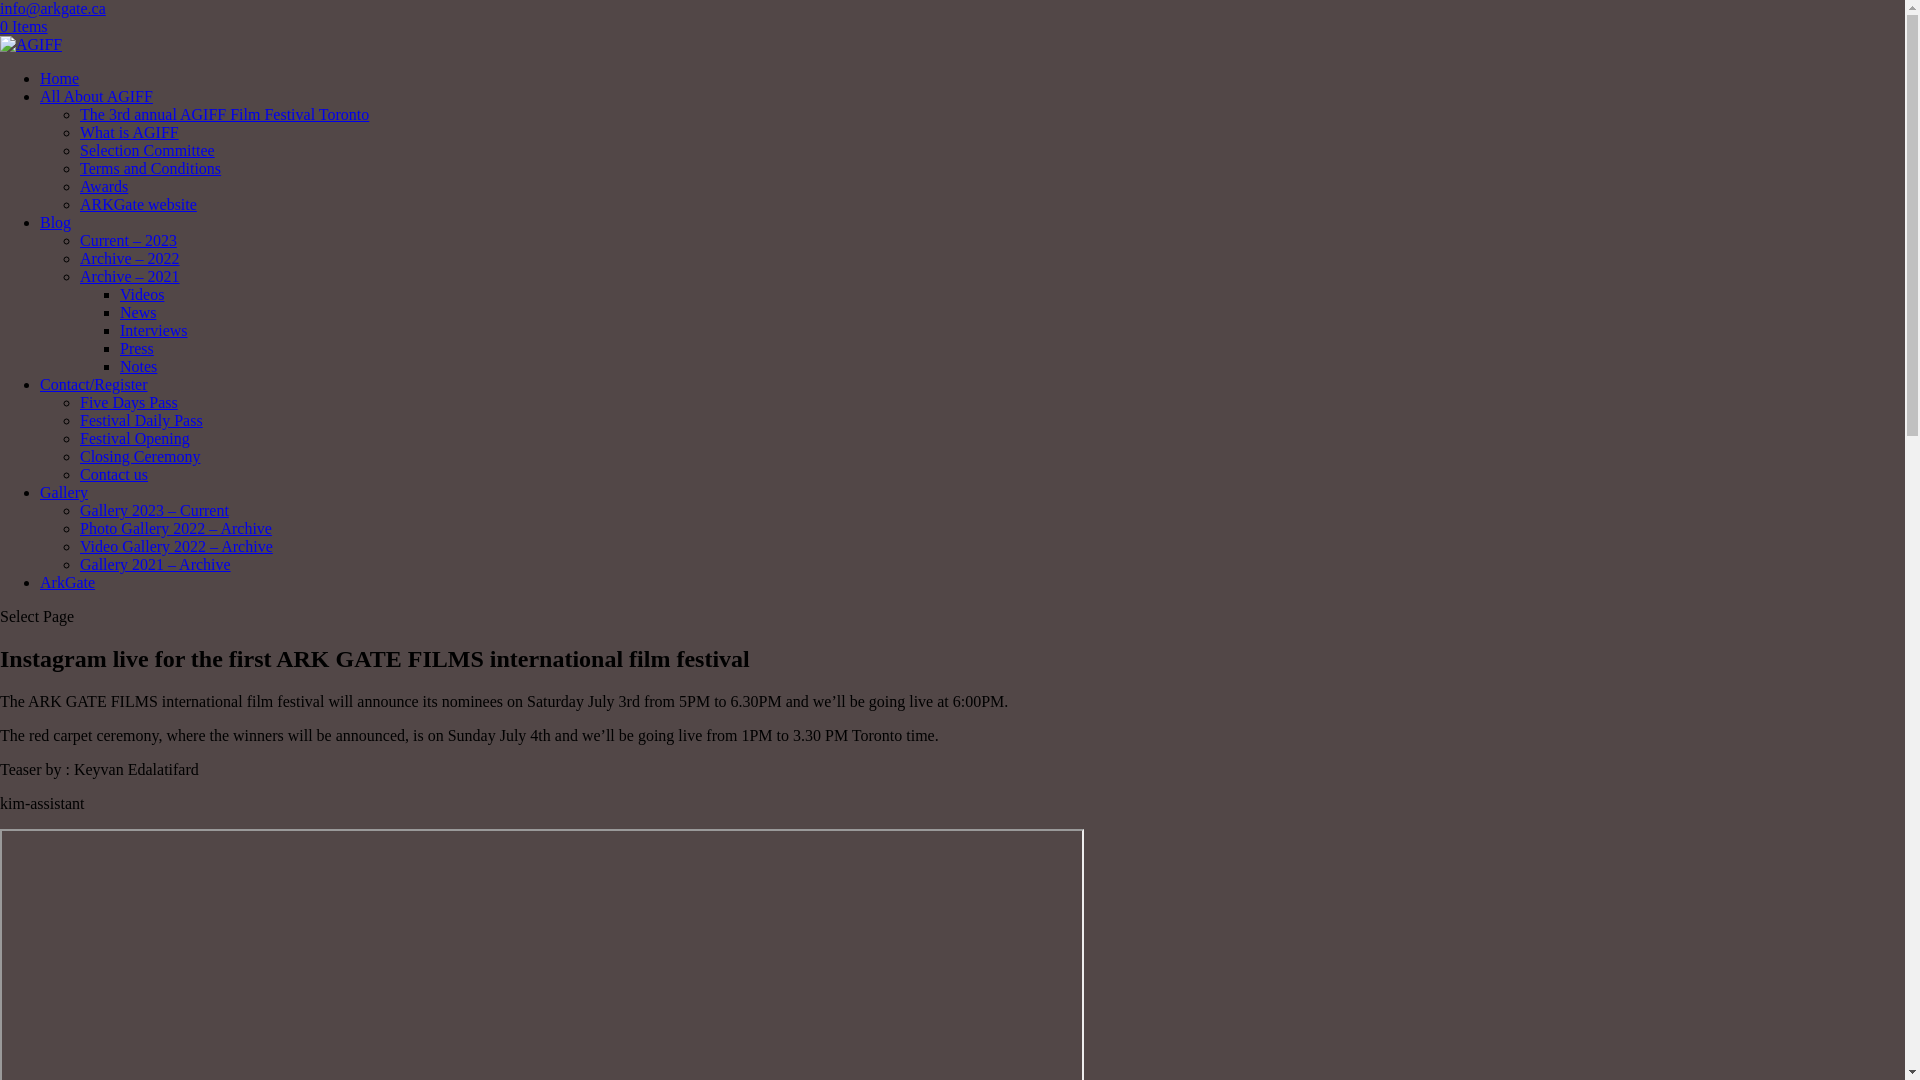 Image resolution: width=1920 pixels, height=1080 pixels. I want to click on 'Closing Ceremony', so click(138, 456).